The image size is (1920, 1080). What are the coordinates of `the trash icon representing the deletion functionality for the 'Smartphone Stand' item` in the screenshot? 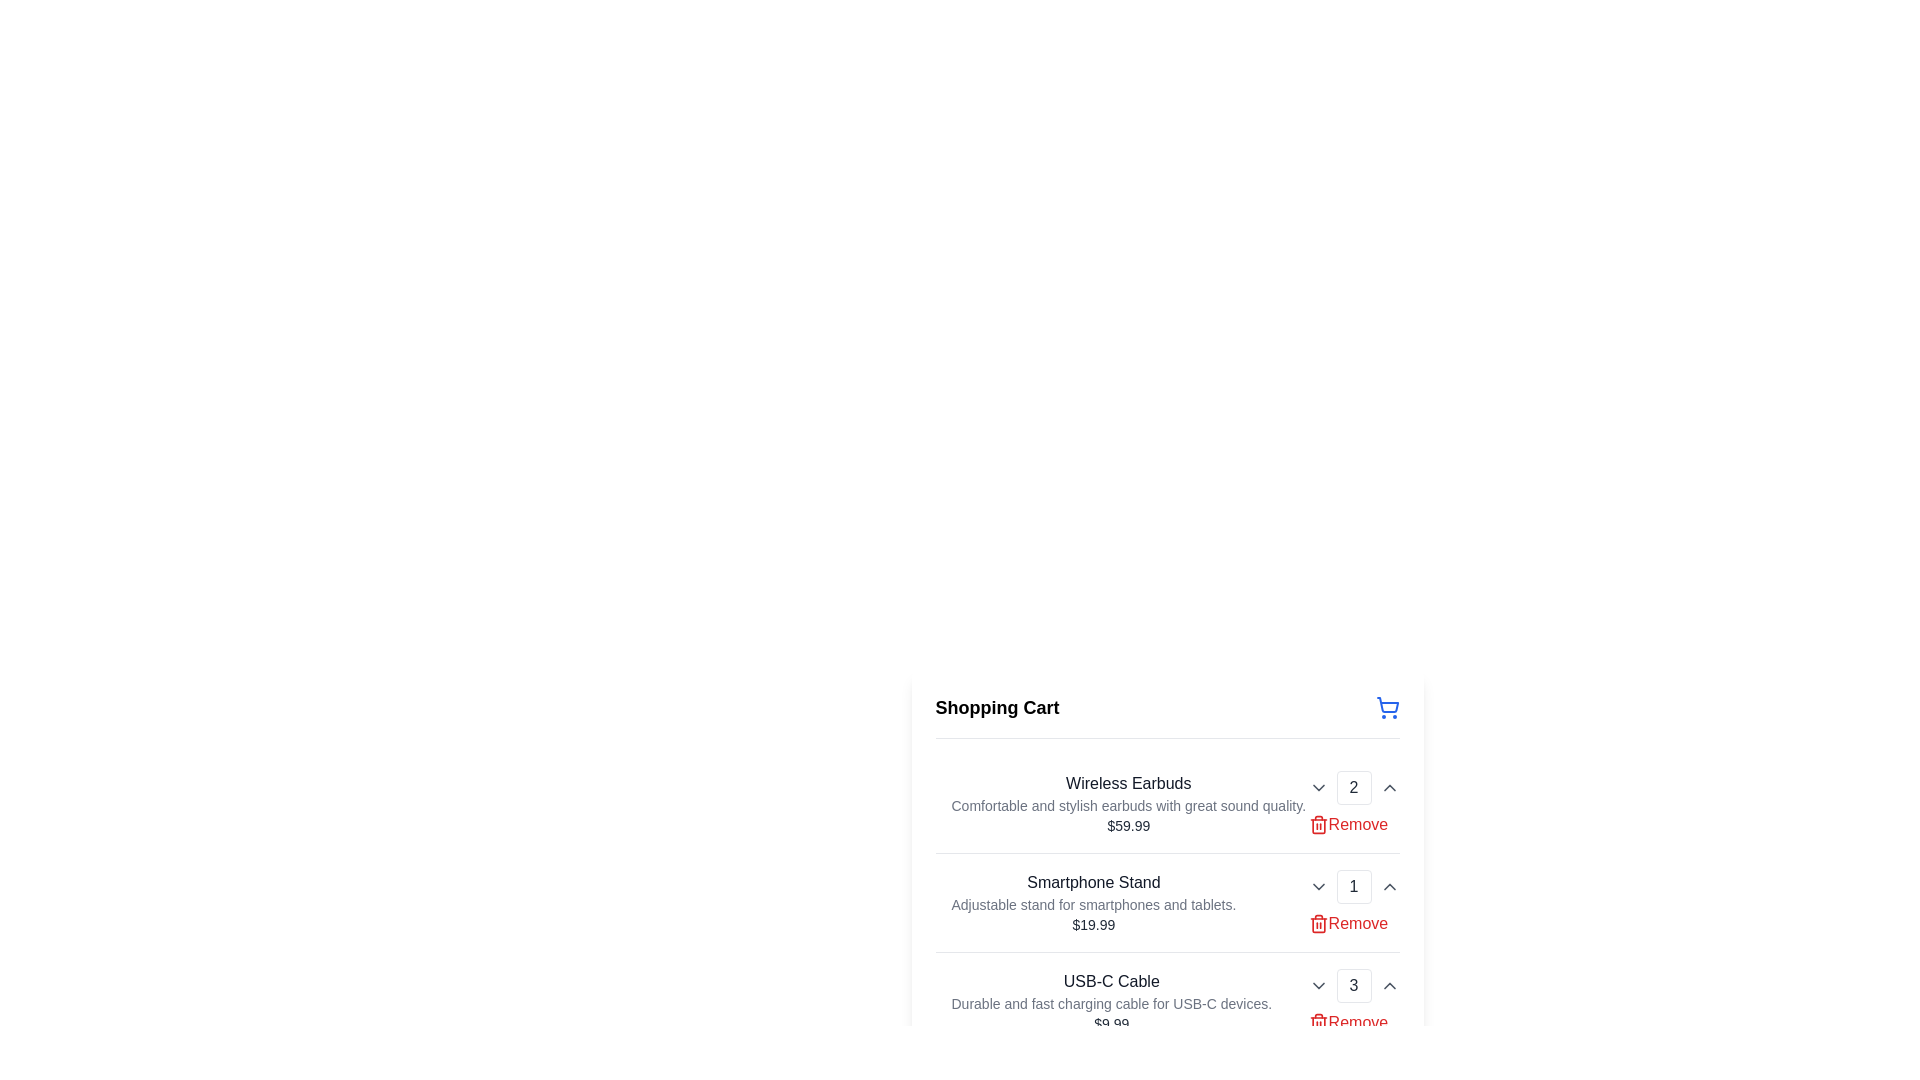 It's located at (1318, 925).